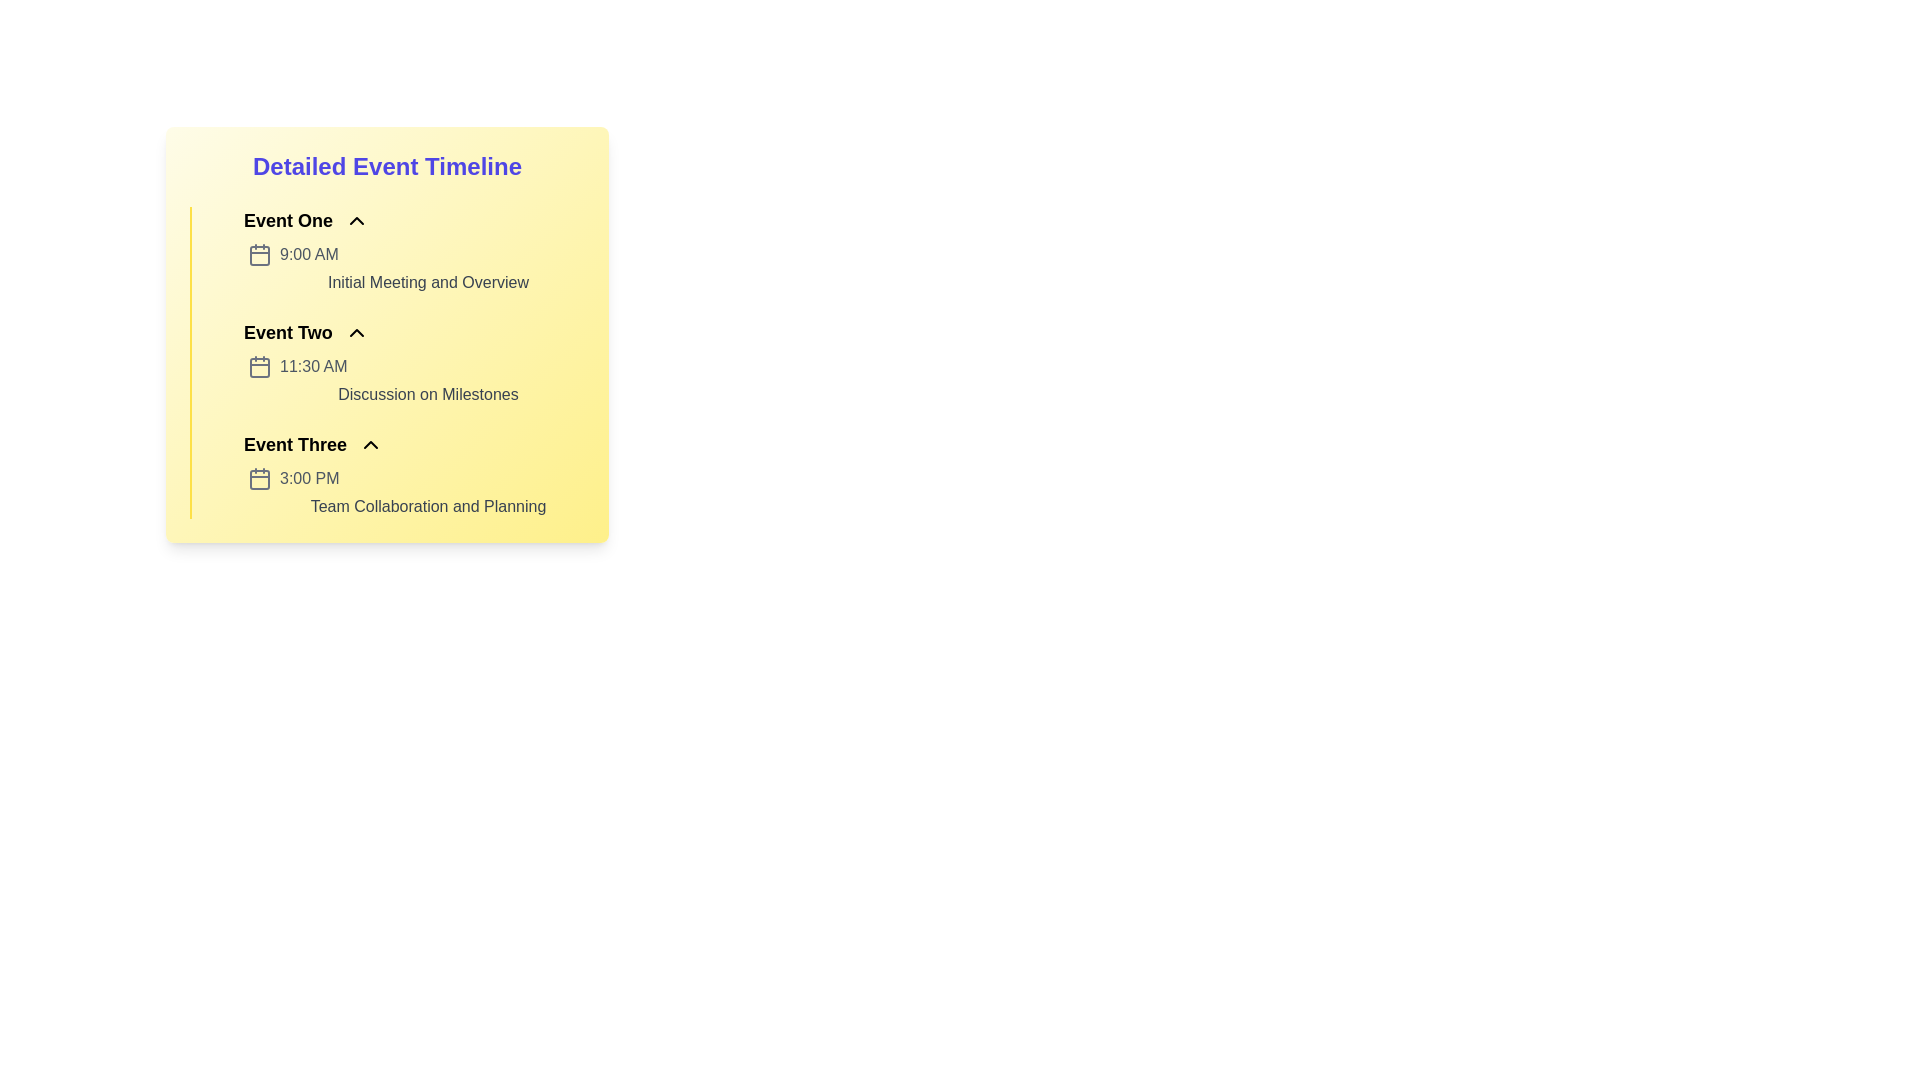 The image size is (1920, 1080). Describe the element at coordinates (387, 165) in the screenshot. I see `header text element at the center of the card-like layout that provides a title for the timeline of events` at that location.